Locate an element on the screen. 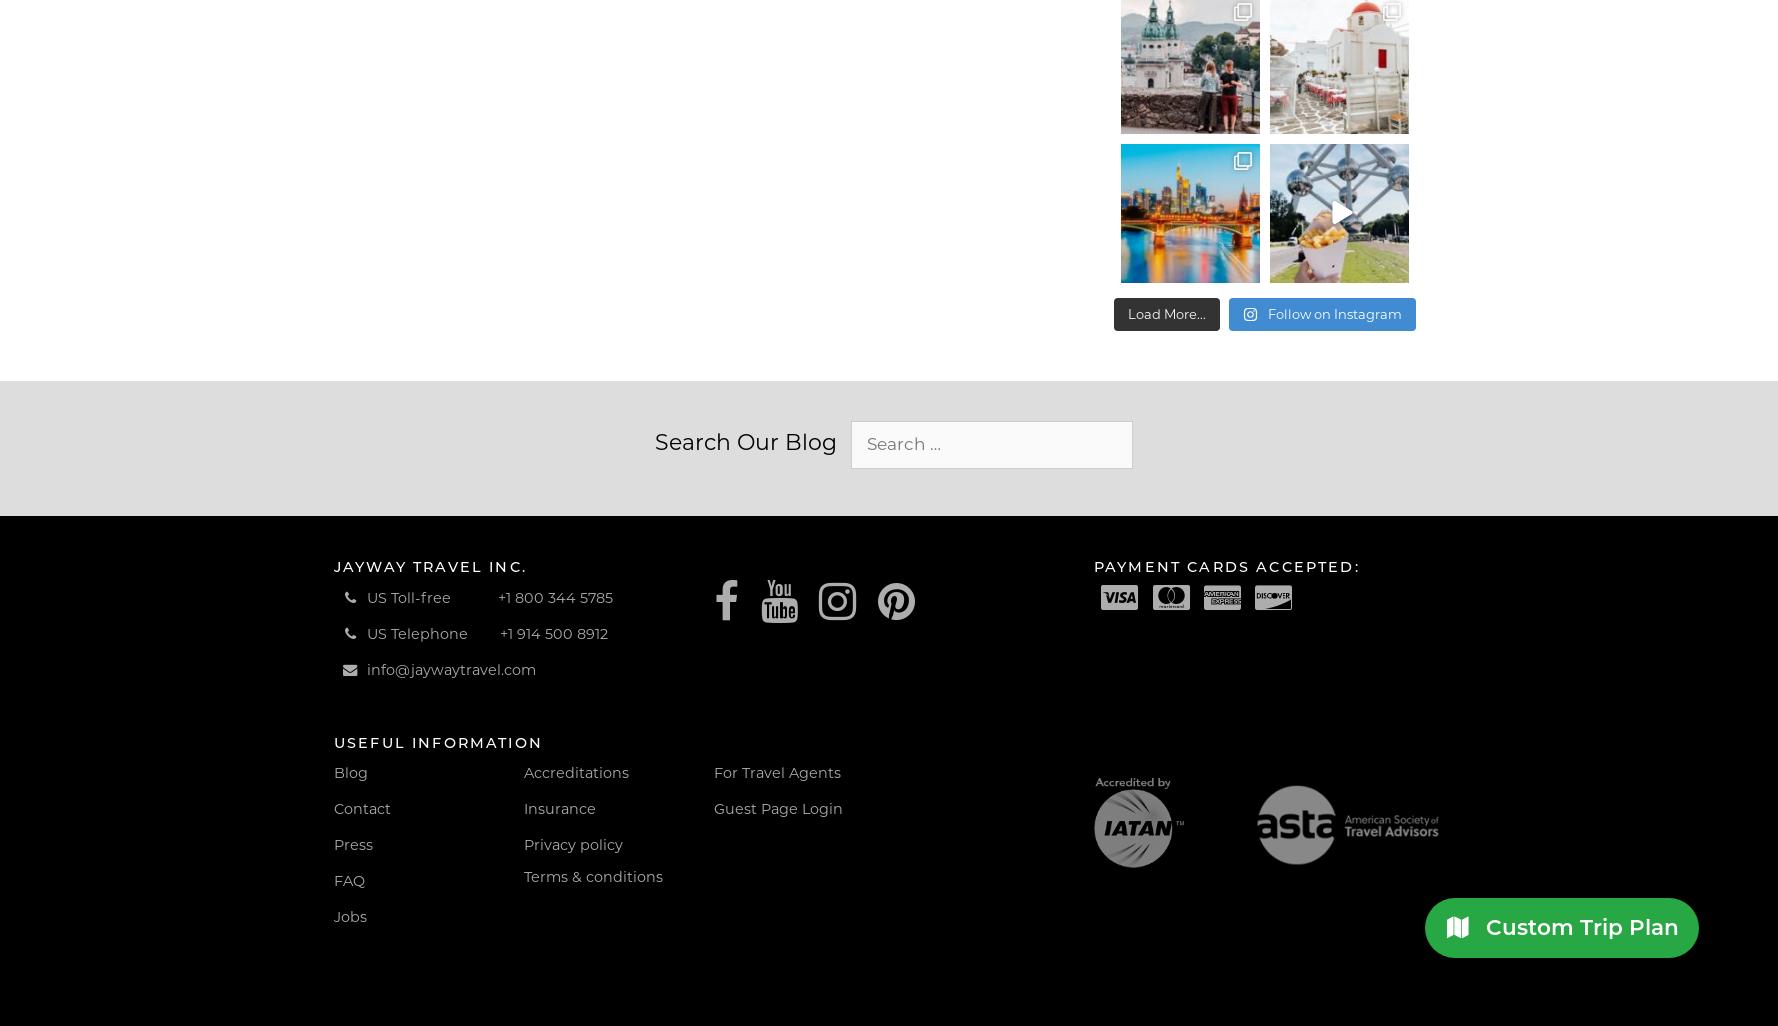 The height and width of the screenshot is (1026, 1778). 'For Travel Agents' is located at coordinates (777, 771).